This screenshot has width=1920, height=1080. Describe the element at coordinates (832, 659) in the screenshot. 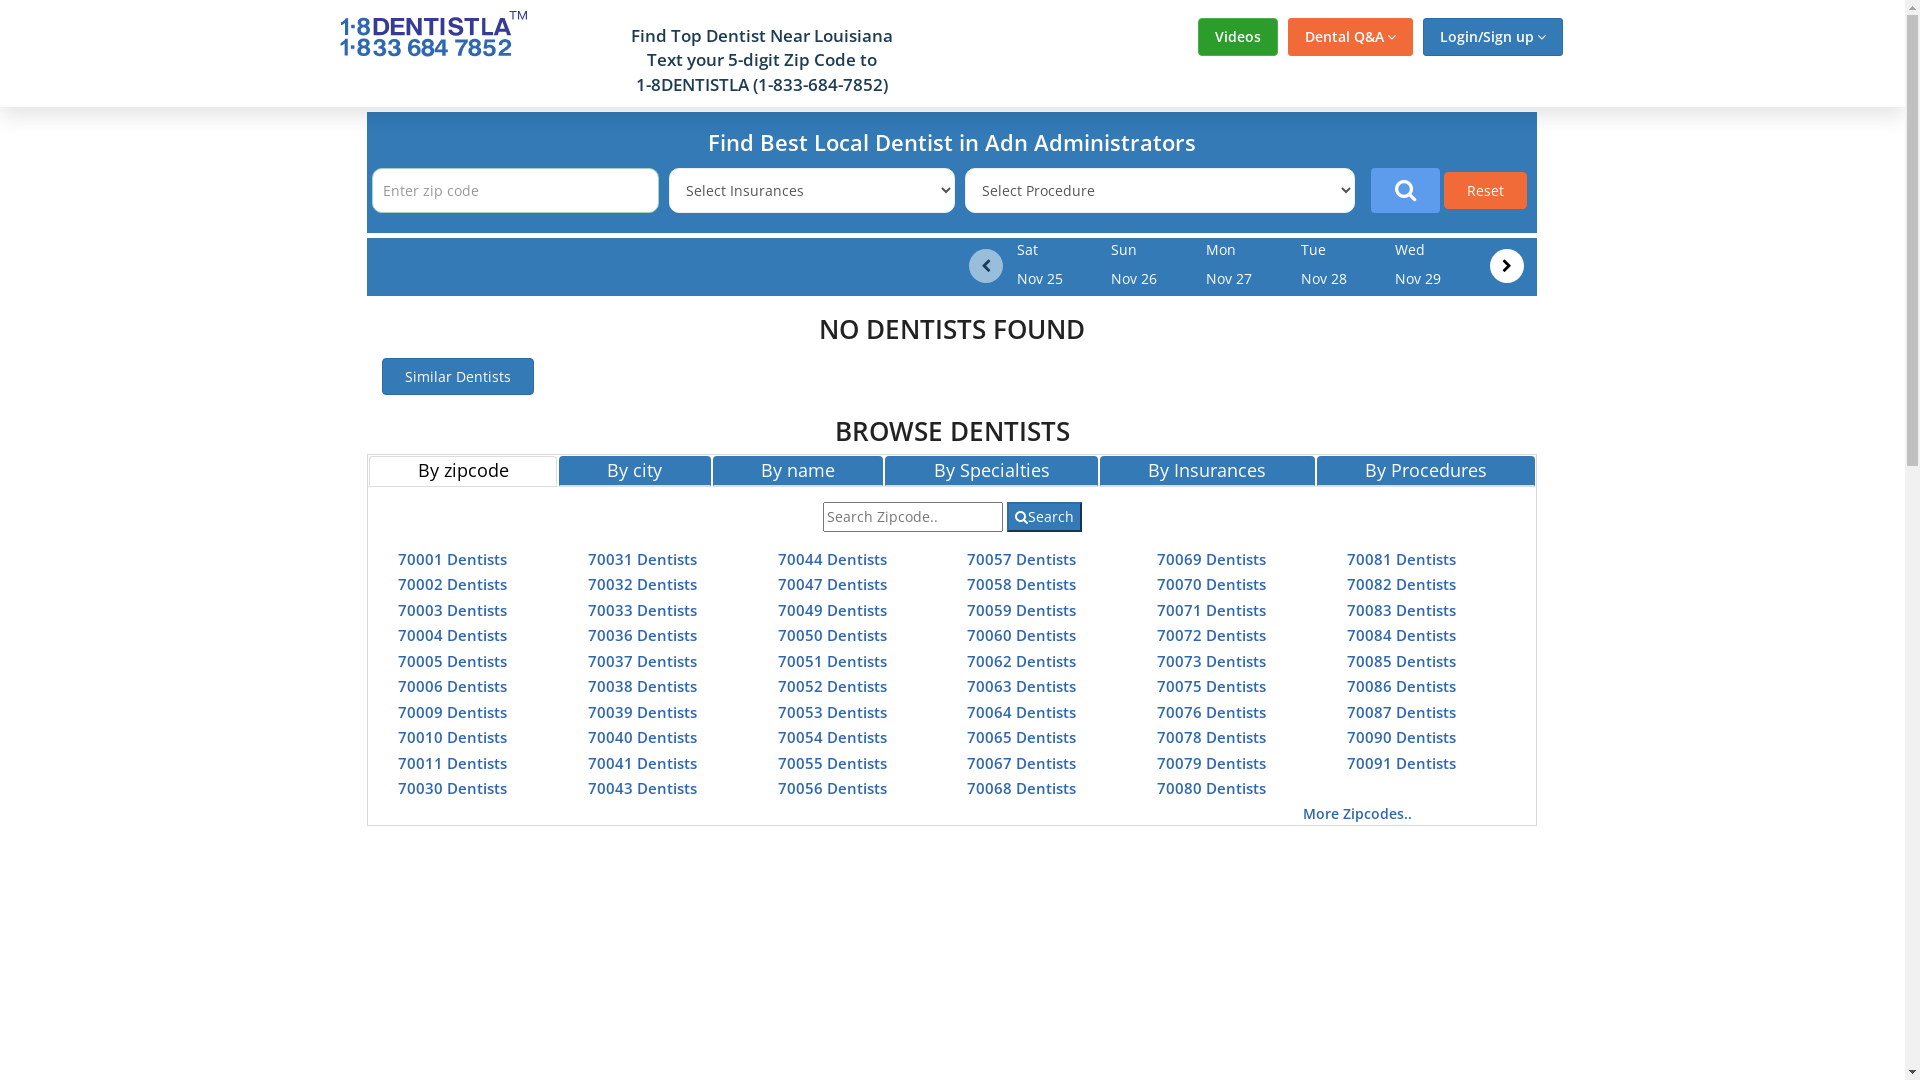

I see `'70051 Dentists'` at that location.